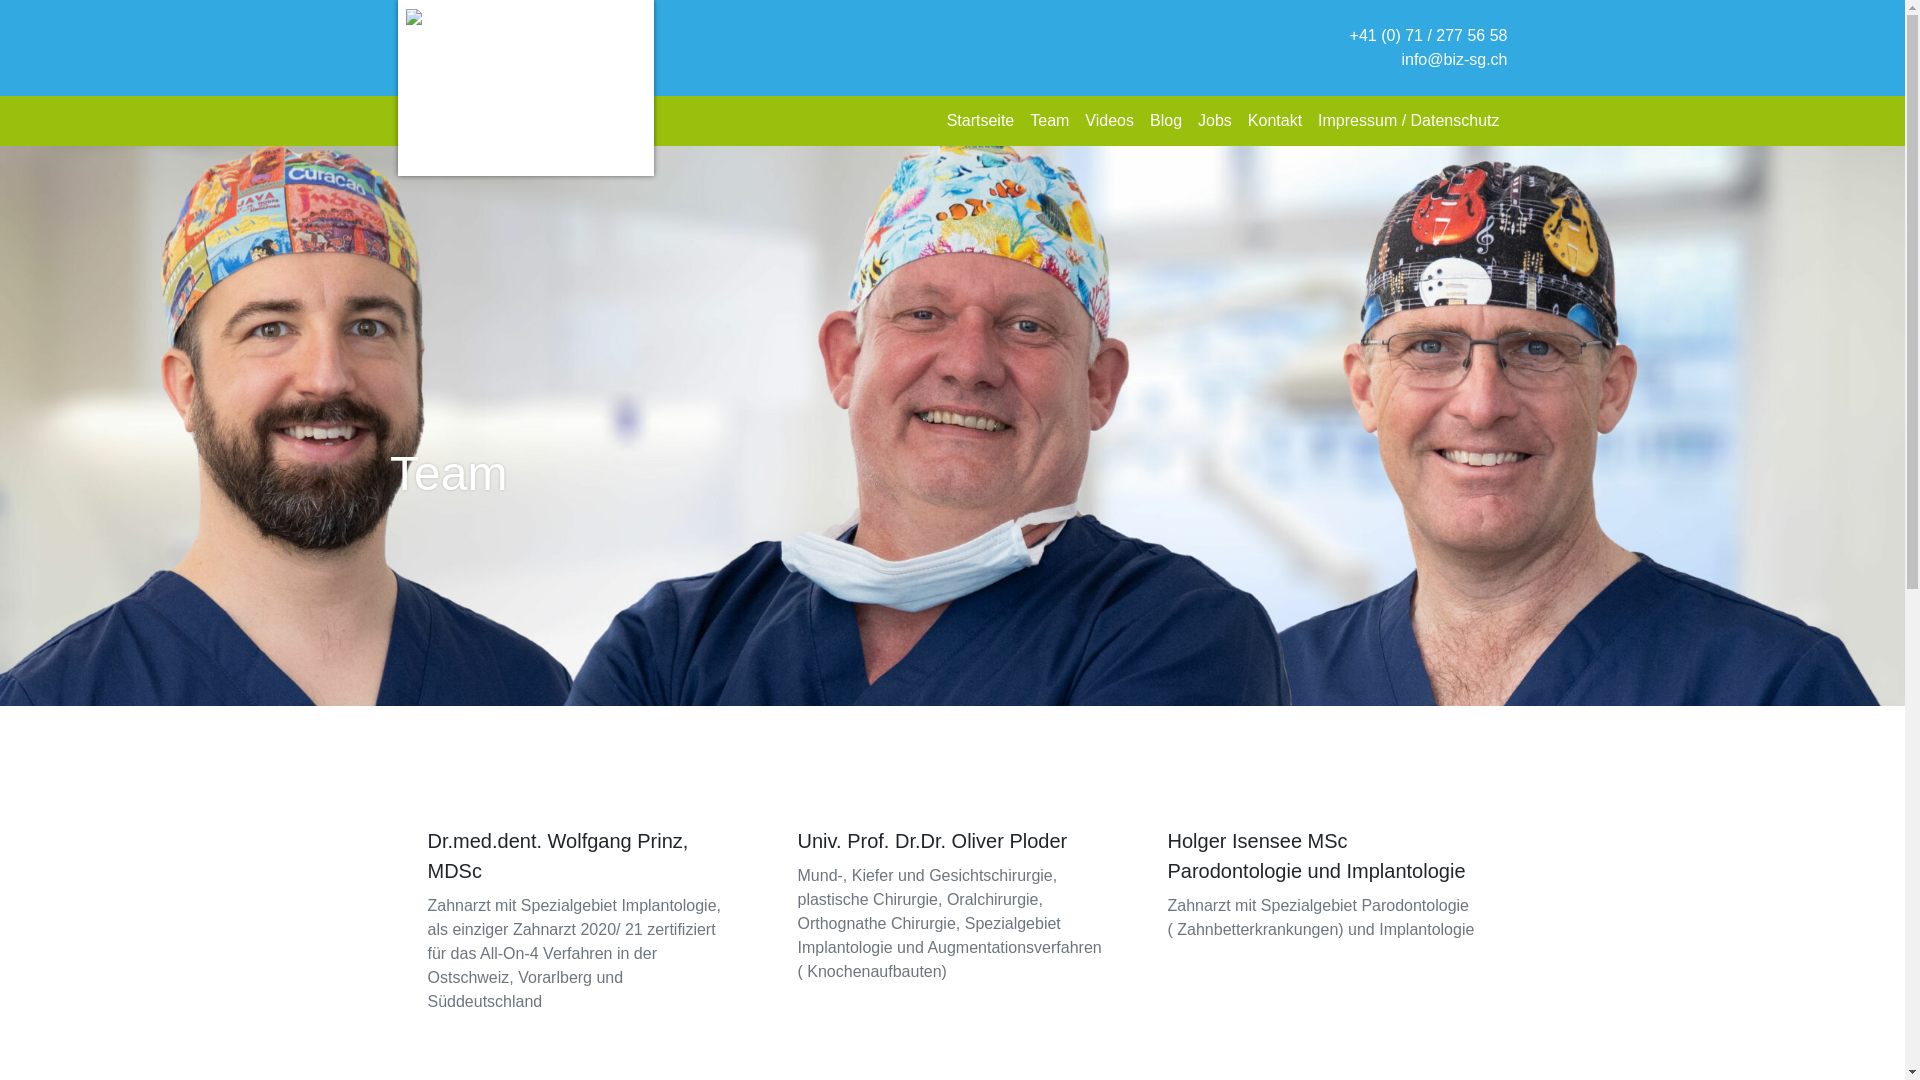 This screenshot has width=1920, height=1080. Describe the element at coordinates (1048, 120) in the screenshot. I see `'Team'` at that location.